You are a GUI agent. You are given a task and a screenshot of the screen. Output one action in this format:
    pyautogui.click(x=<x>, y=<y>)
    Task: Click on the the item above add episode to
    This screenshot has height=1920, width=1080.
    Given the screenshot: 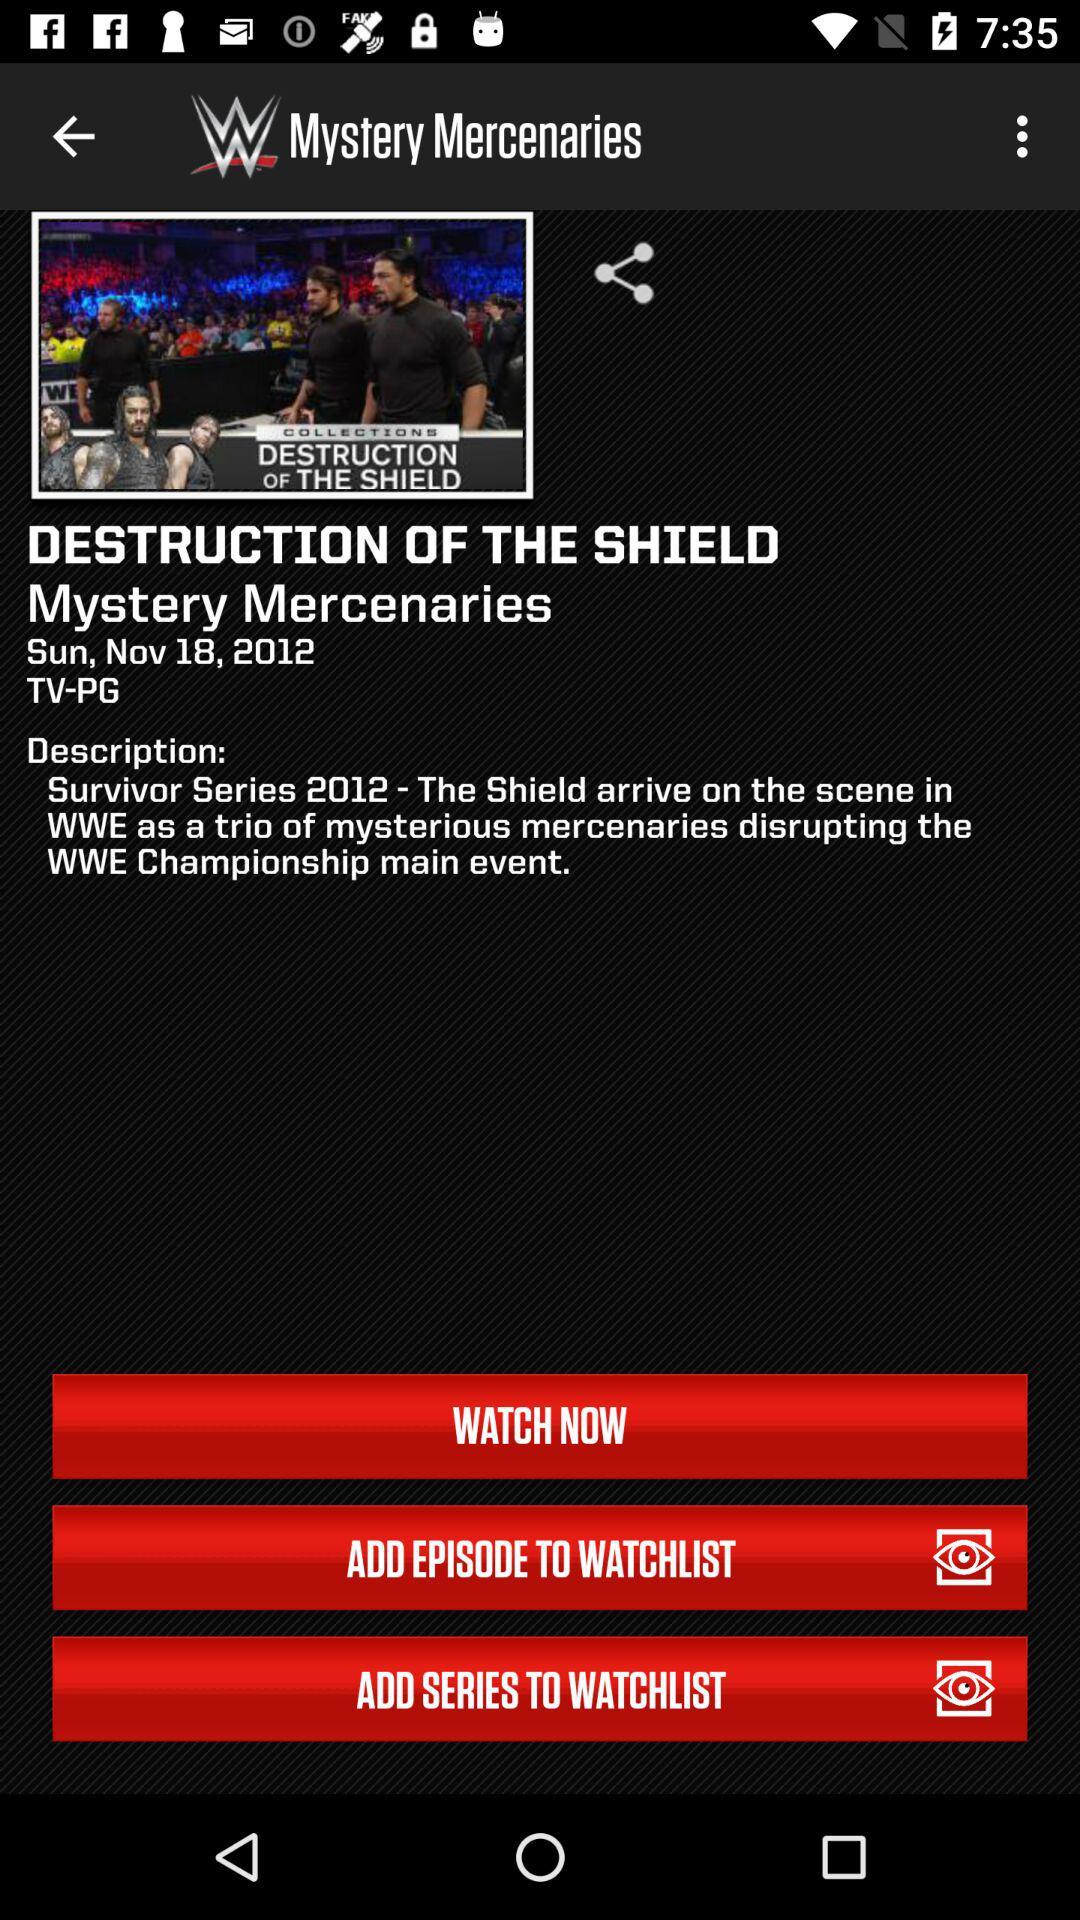 What is the action you would take?
    pyautogui.click(x=540, y=1425)
    